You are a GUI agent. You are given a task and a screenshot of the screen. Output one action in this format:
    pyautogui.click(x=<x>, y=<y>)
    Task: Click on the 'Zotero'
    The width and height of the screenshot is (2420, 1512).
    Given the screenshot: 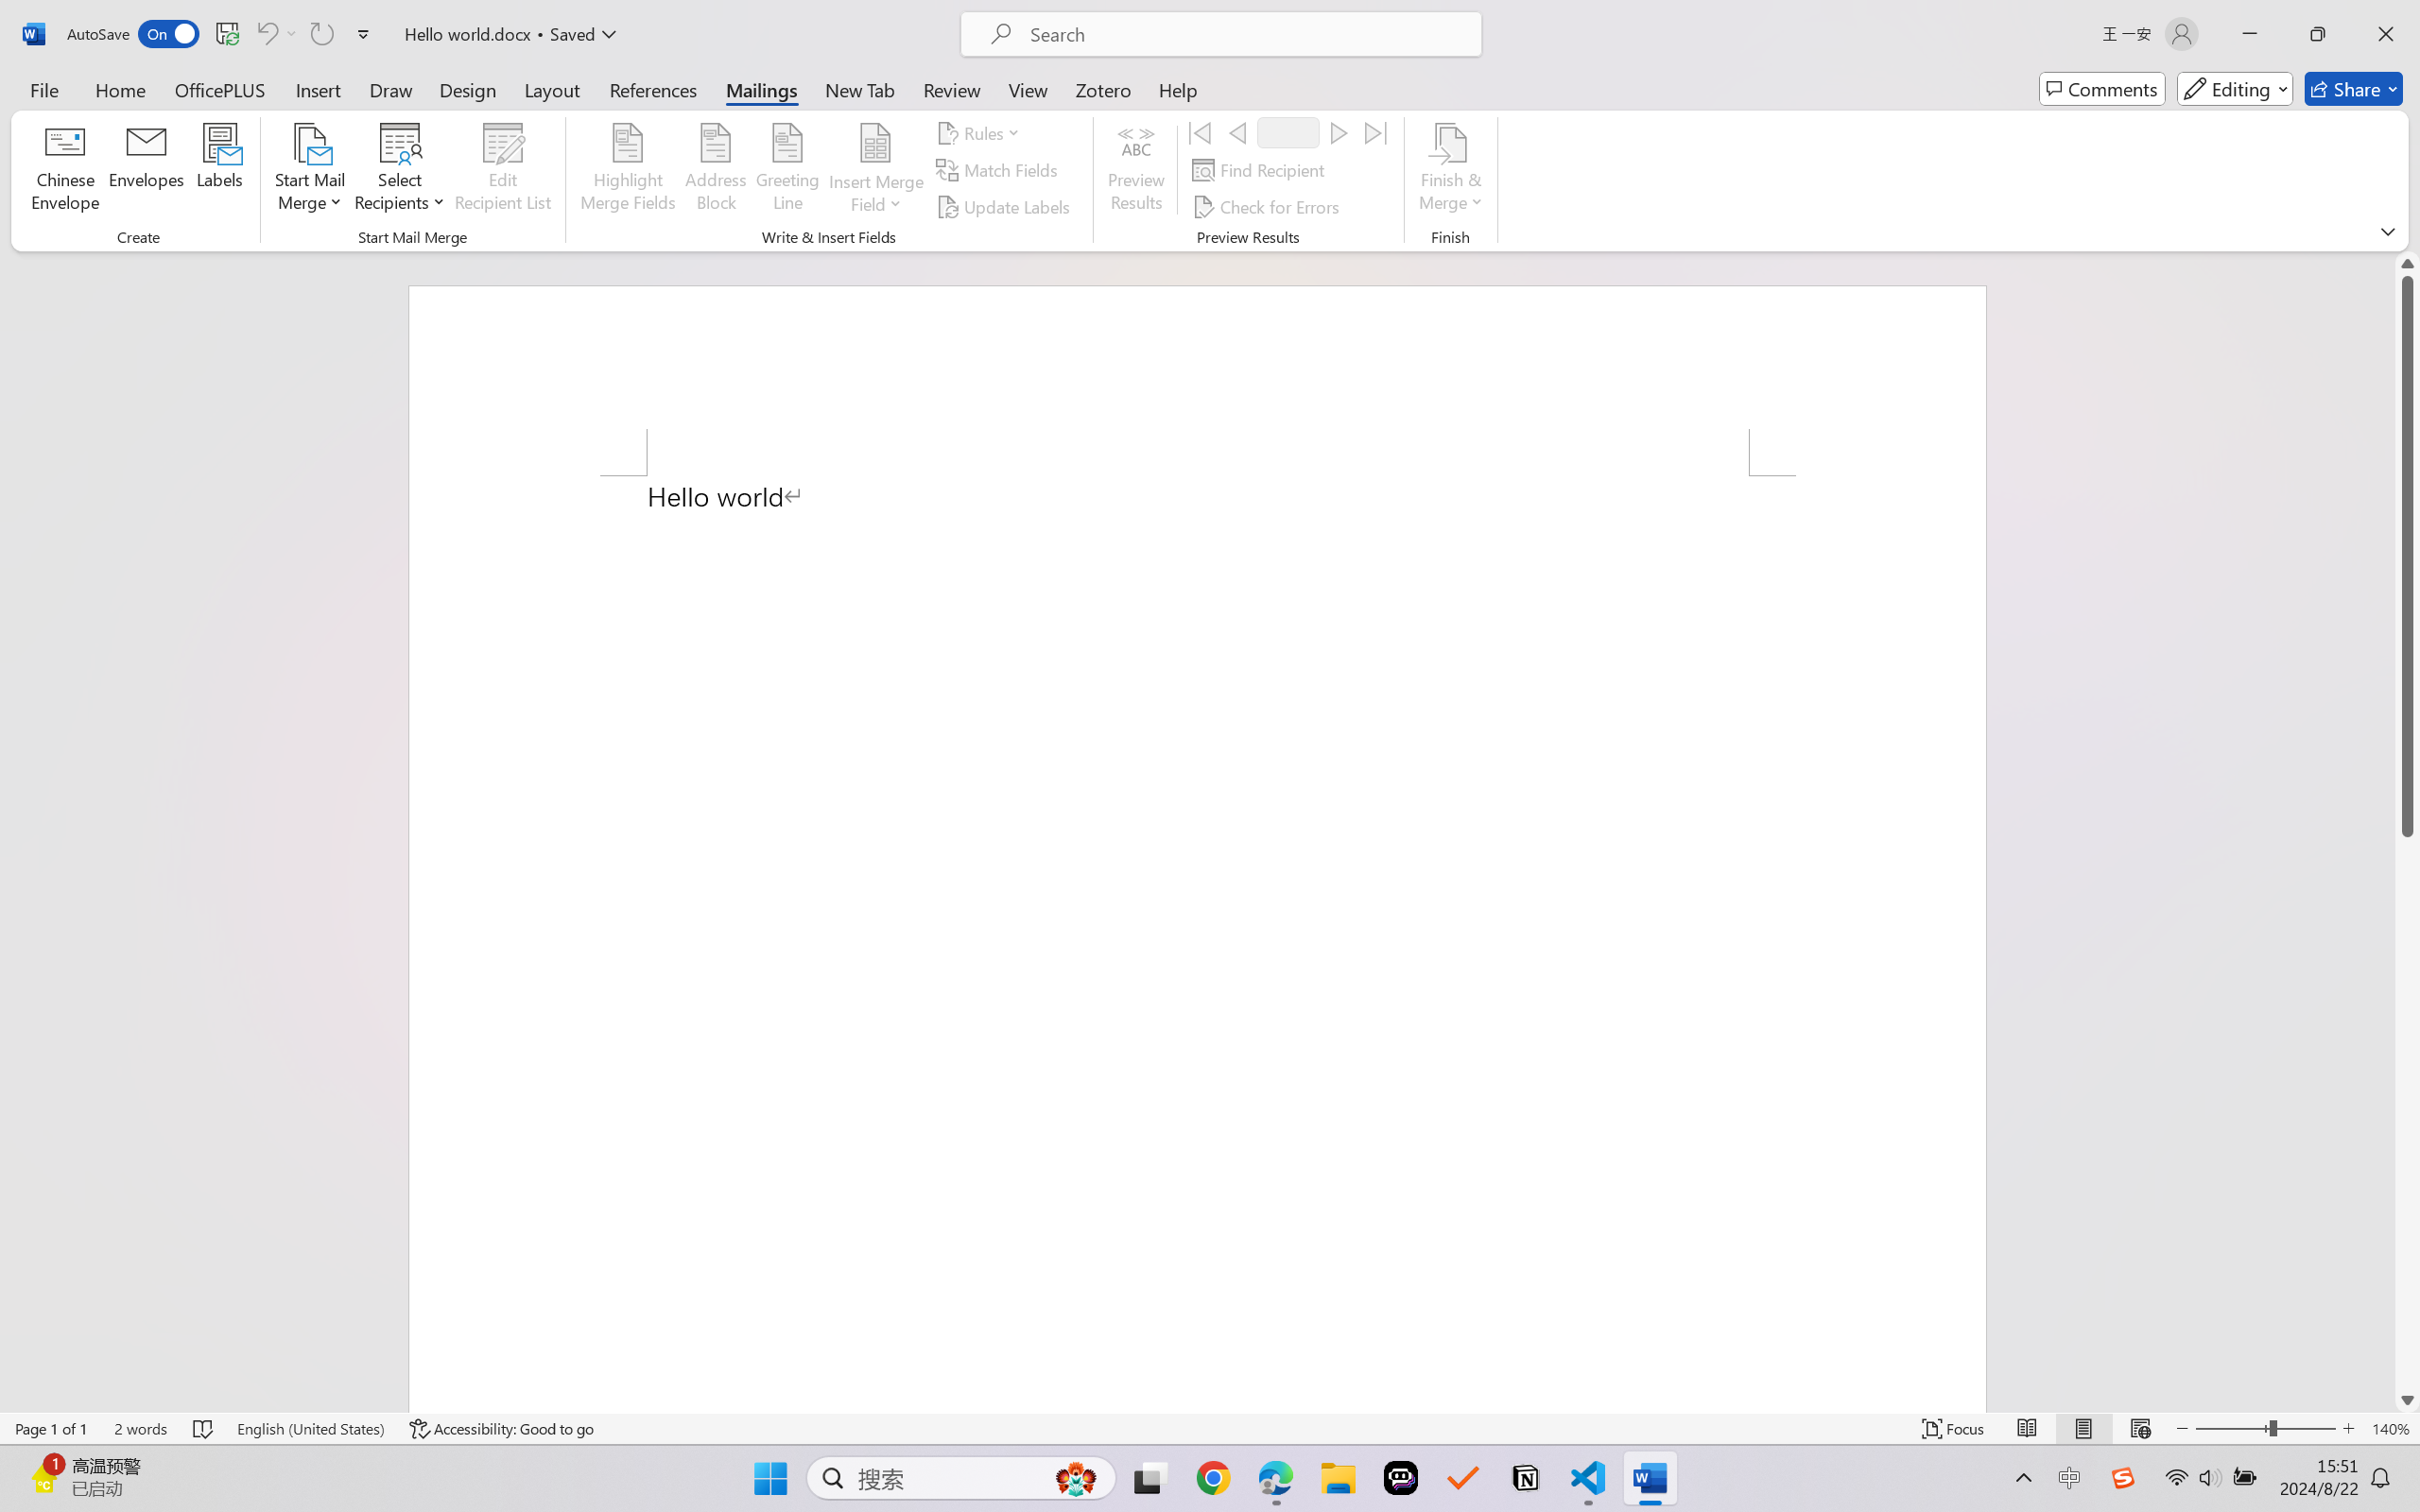 What is the action you would take?
    pyautogui.click(x=1102, y=88)
    